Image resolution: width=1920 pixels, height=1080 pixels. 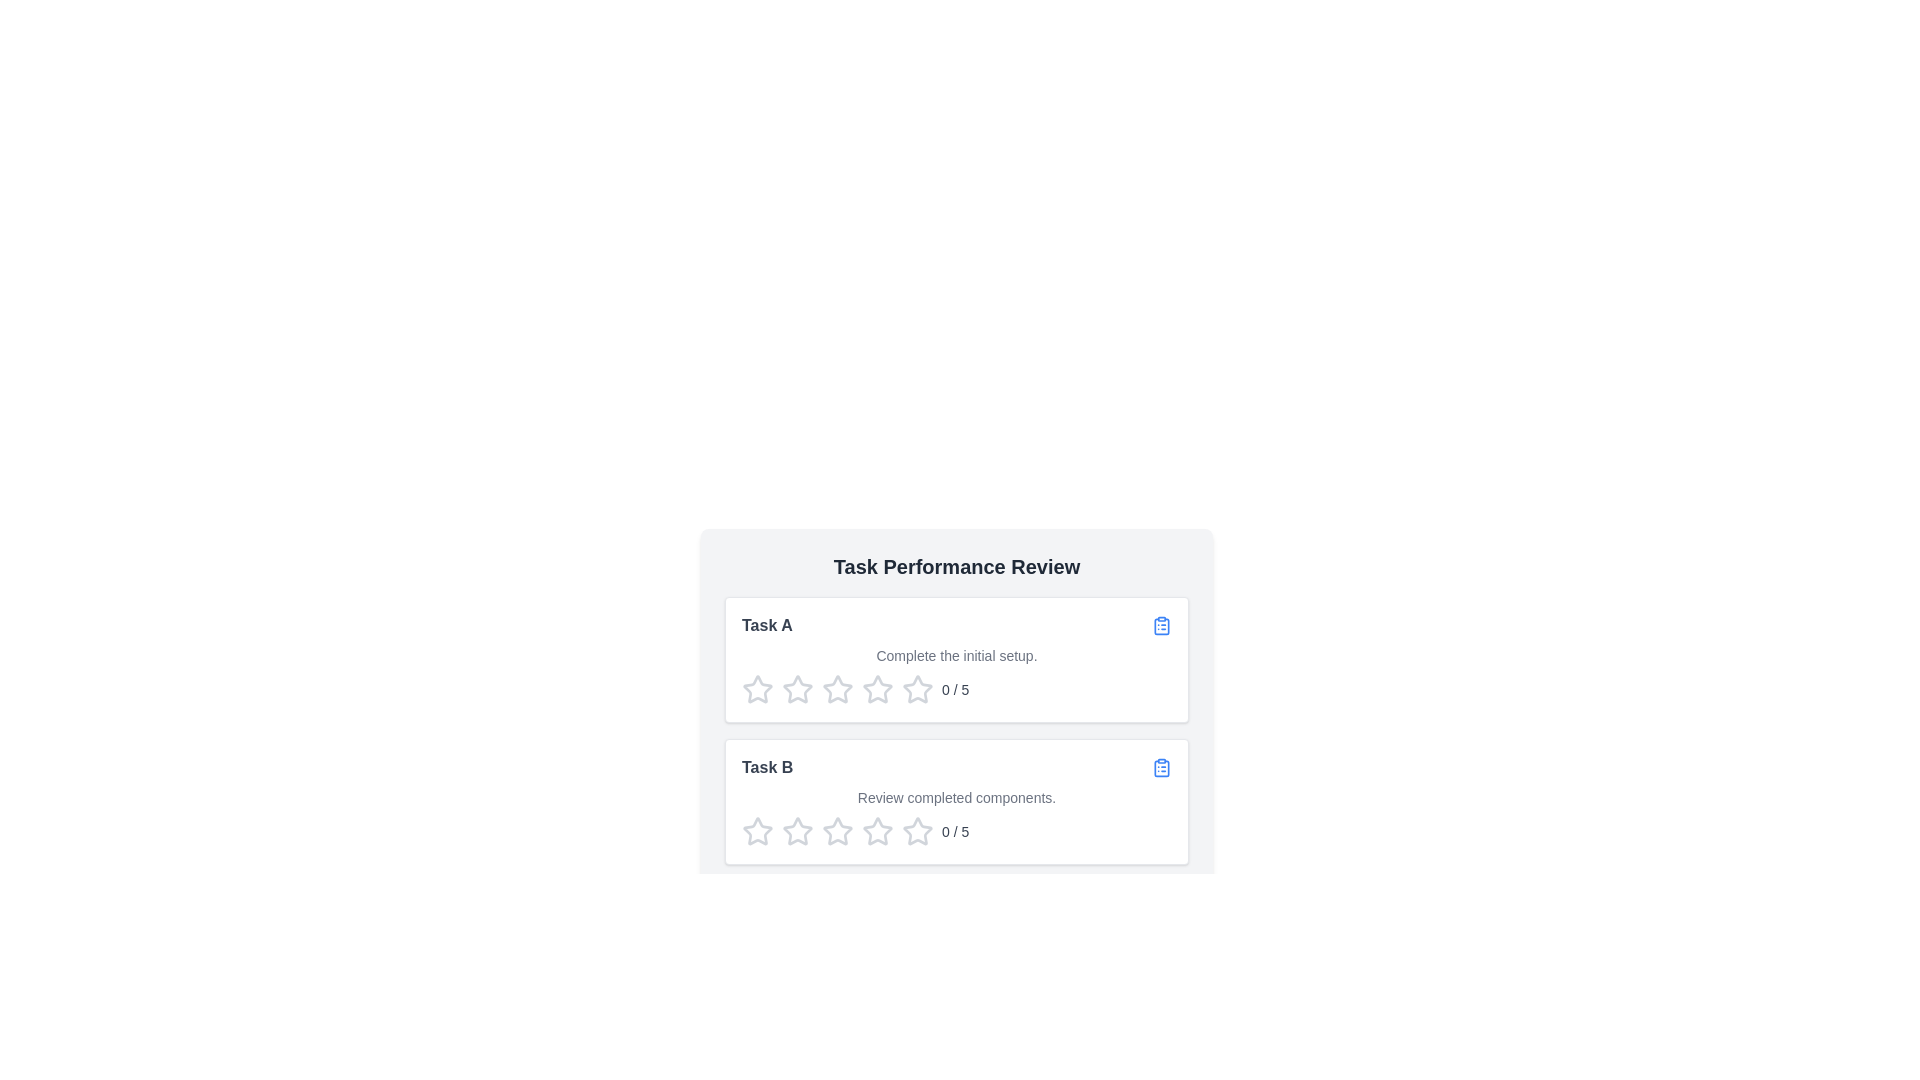 I want to click on the Rating indicator text displaying '0 / 5' located to the right of the star icons in the 'Task AComplete the initial setup.' section, so click(x=955, y=689).